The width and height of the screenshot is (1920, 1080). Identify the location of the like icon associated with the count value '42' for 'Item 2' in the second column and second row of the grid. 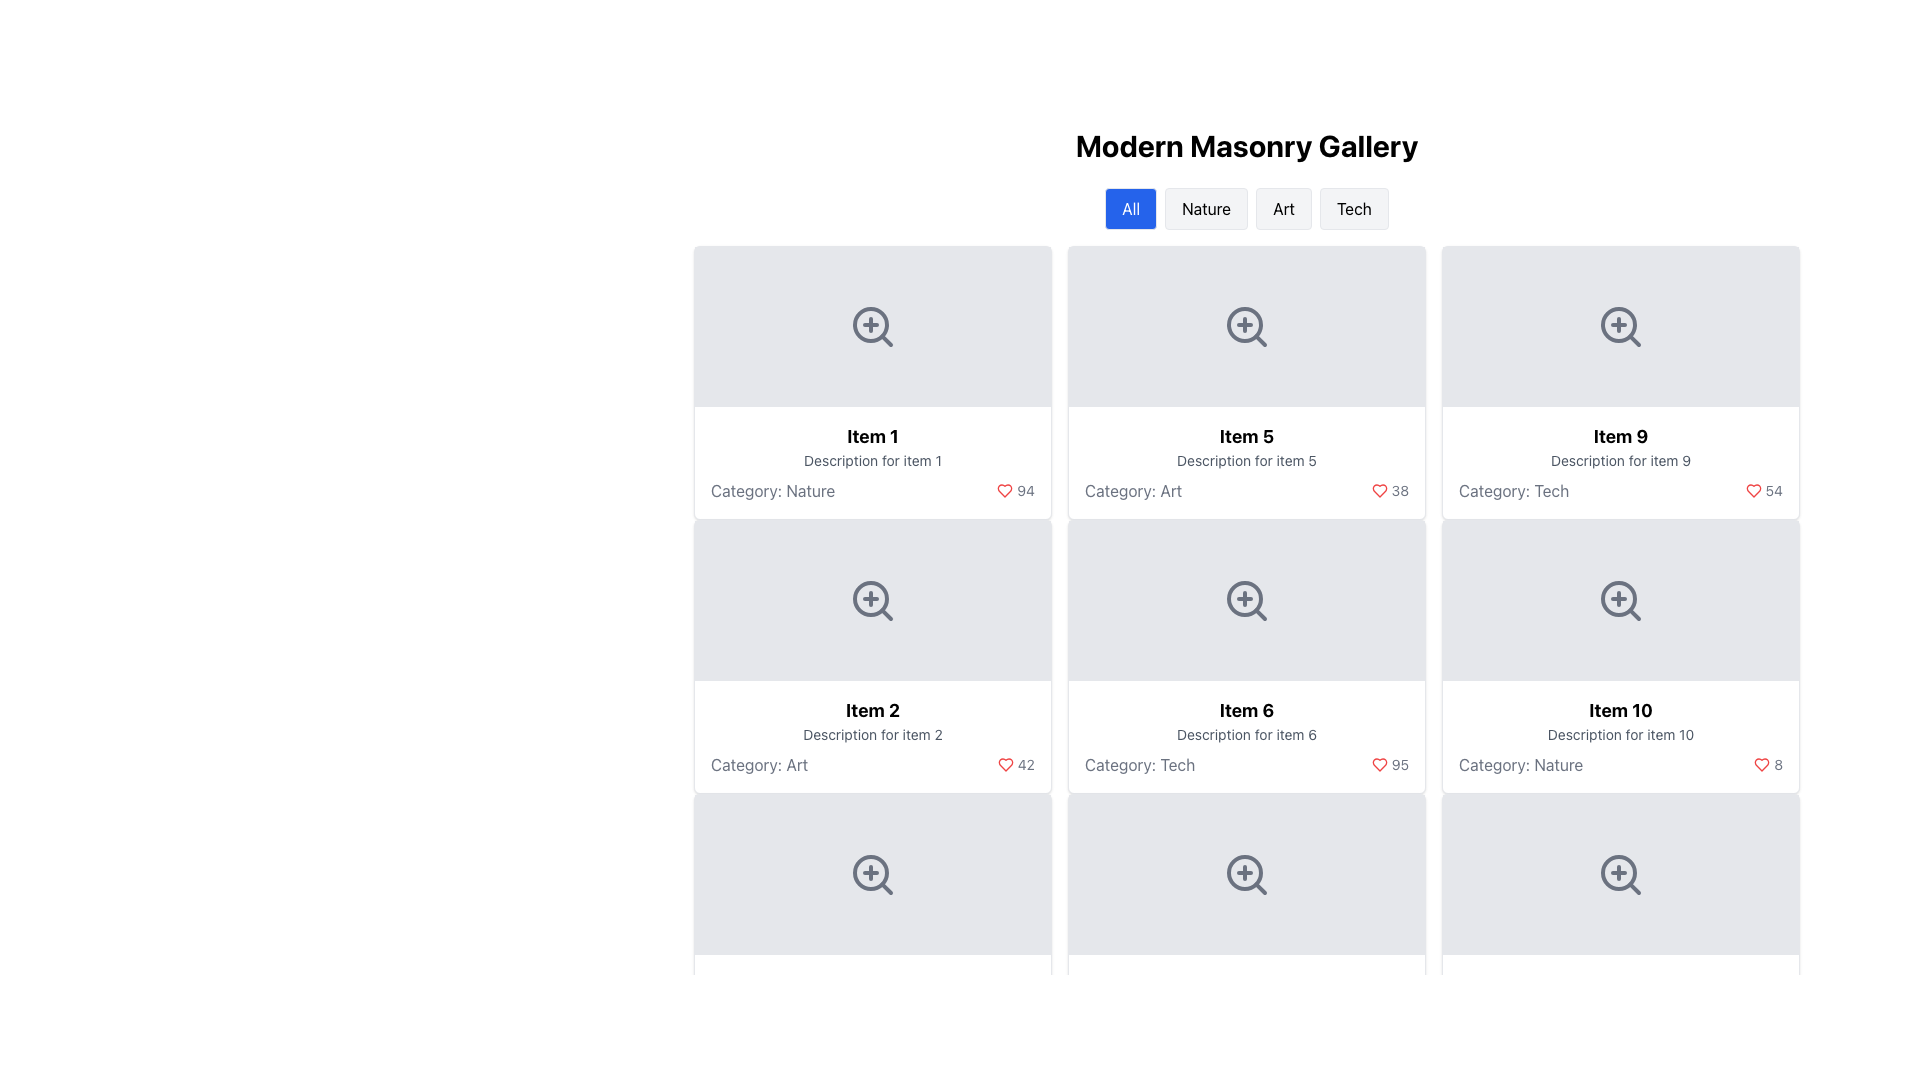
(1005, 764).